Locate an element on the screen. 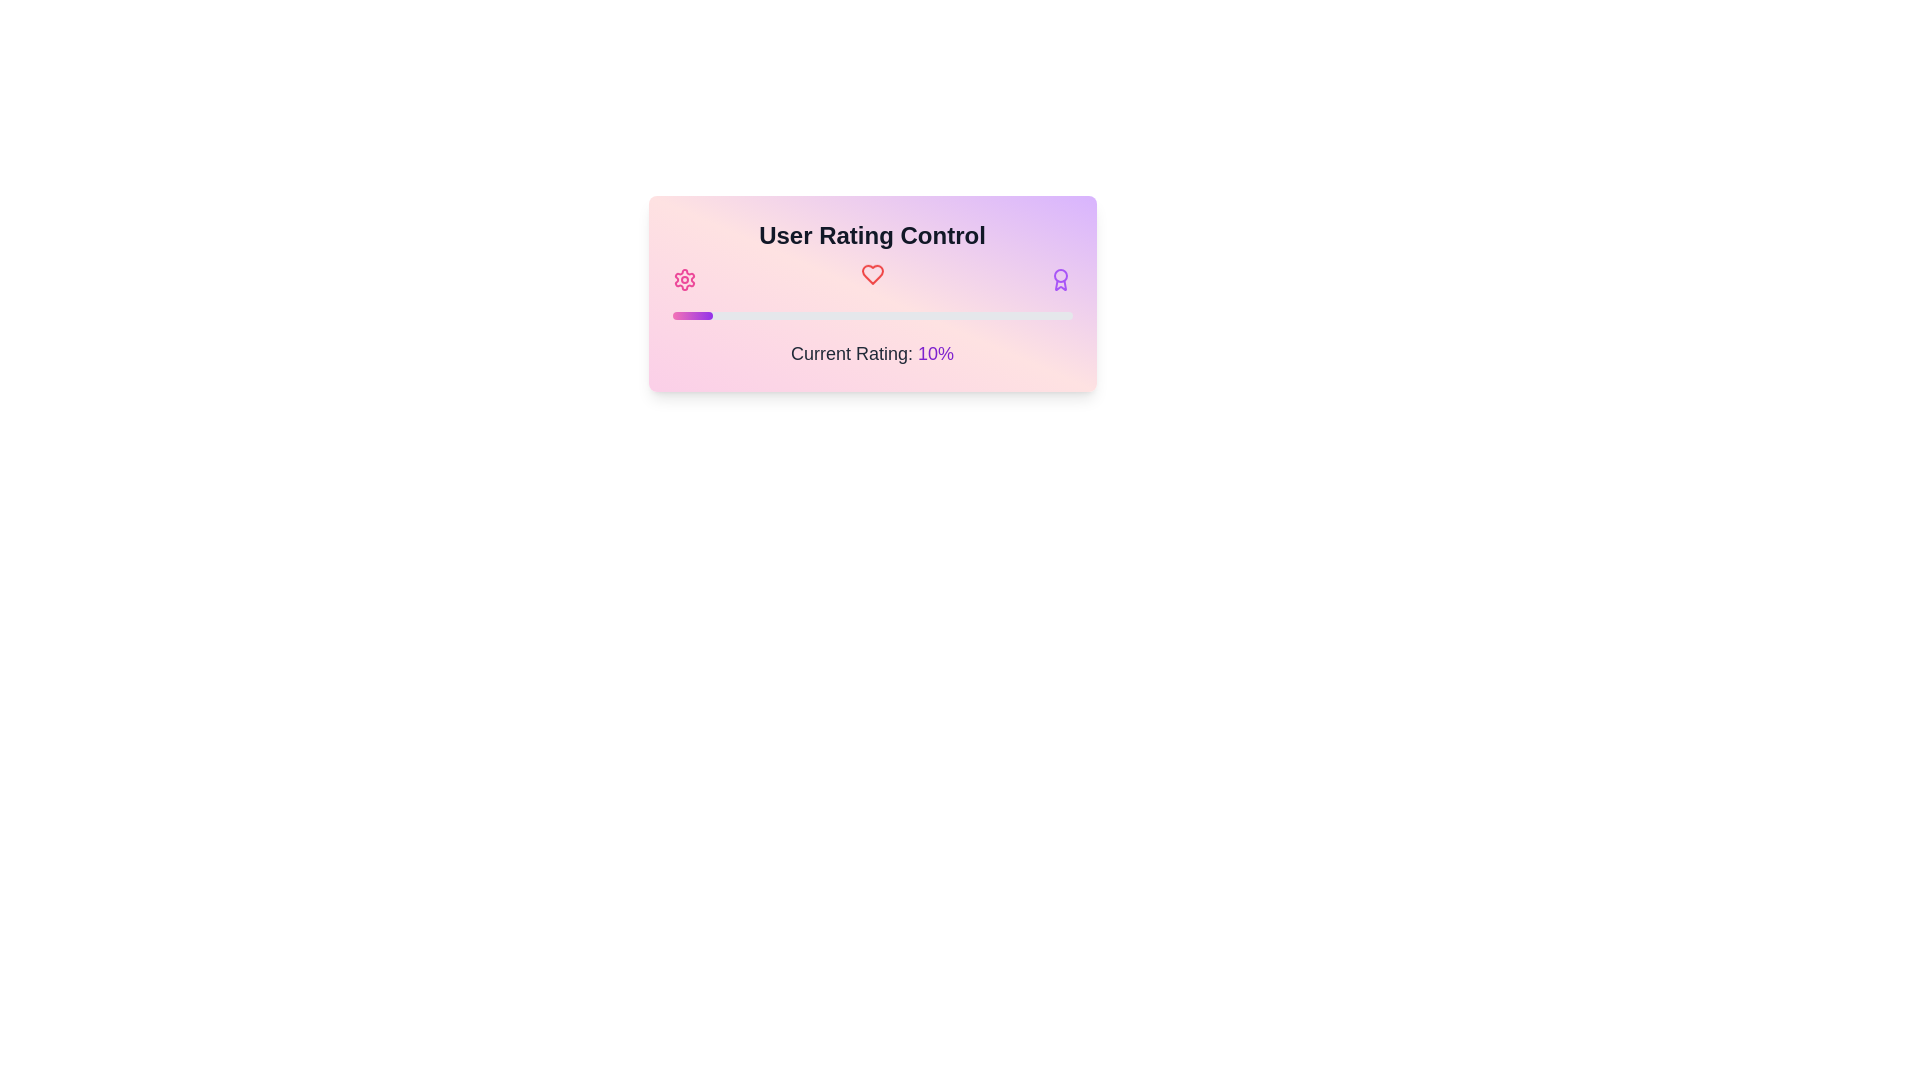 This screenshot has height=1080, width=1920. the rating value is located at coordinates (716, 280).